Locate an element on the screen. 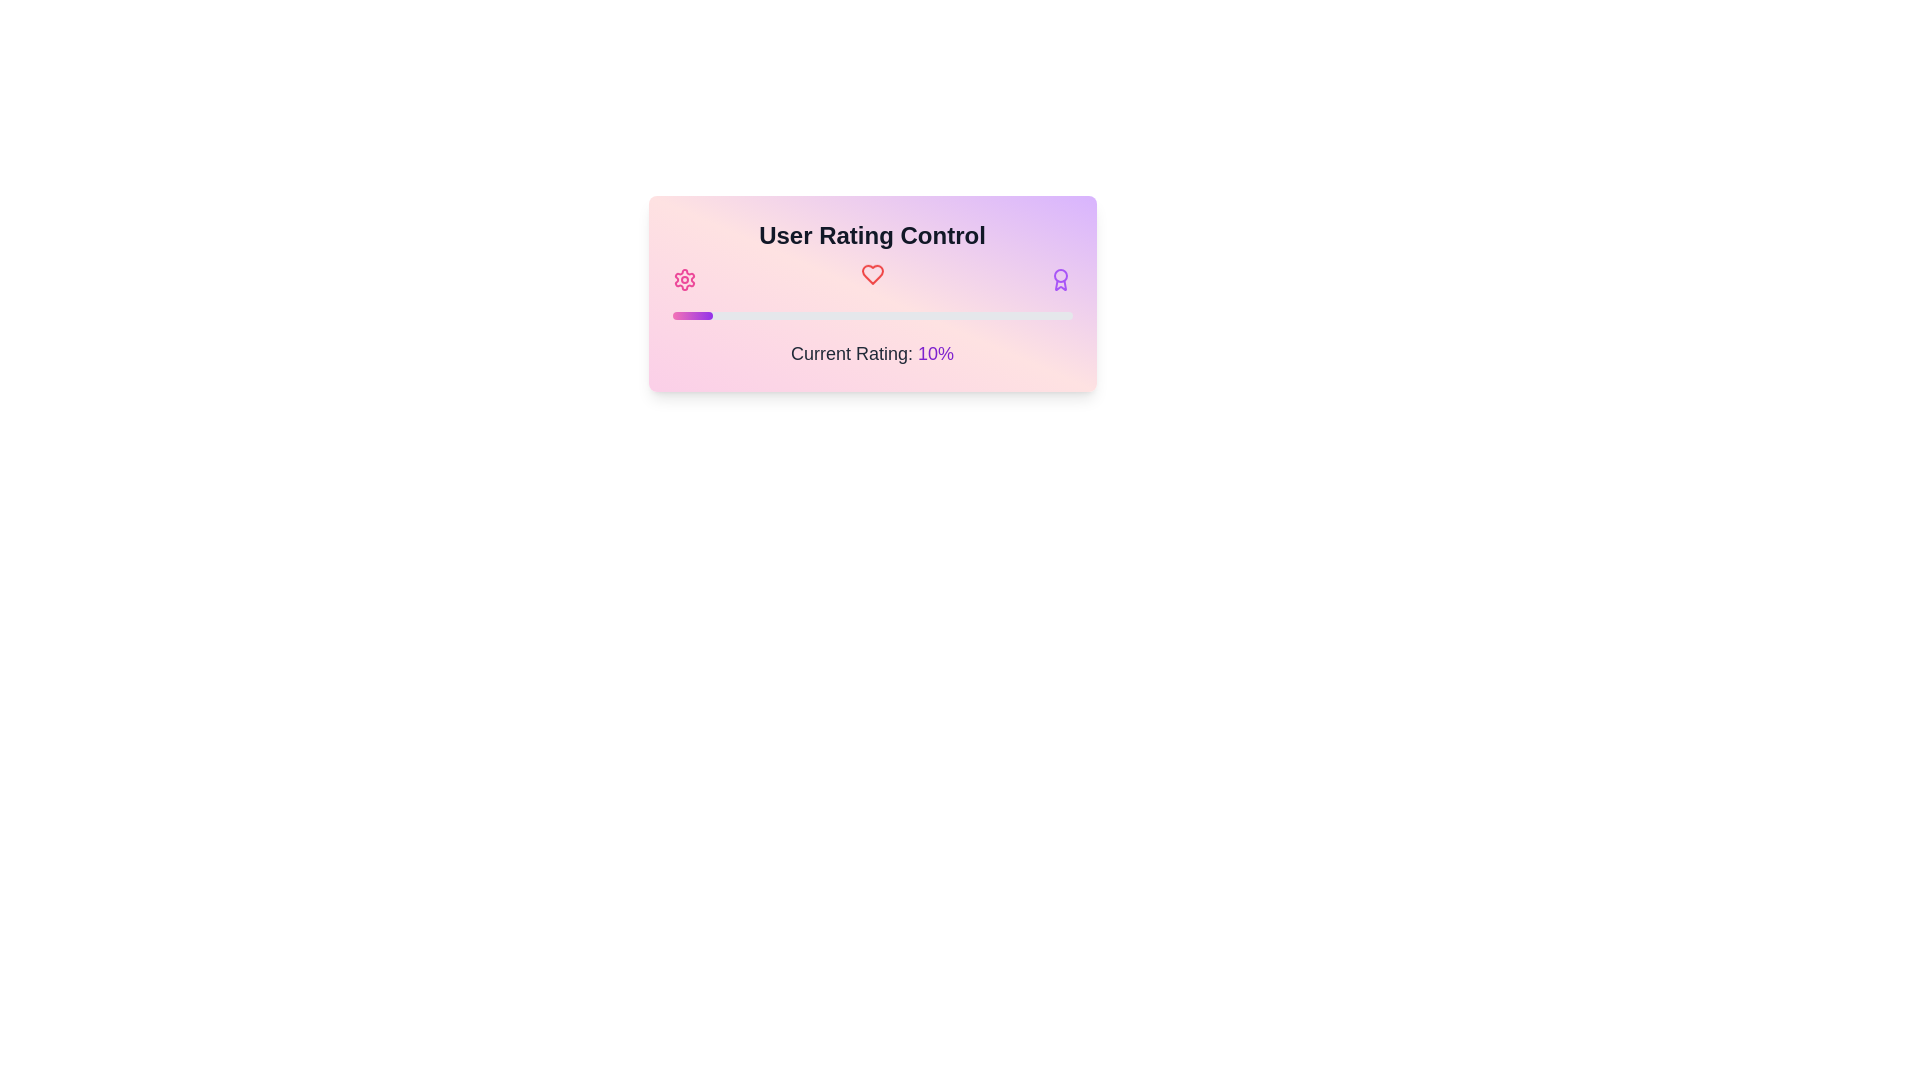 This screenshot has height=1080, width=1920. the rating value is located at coordinates (716, 280).